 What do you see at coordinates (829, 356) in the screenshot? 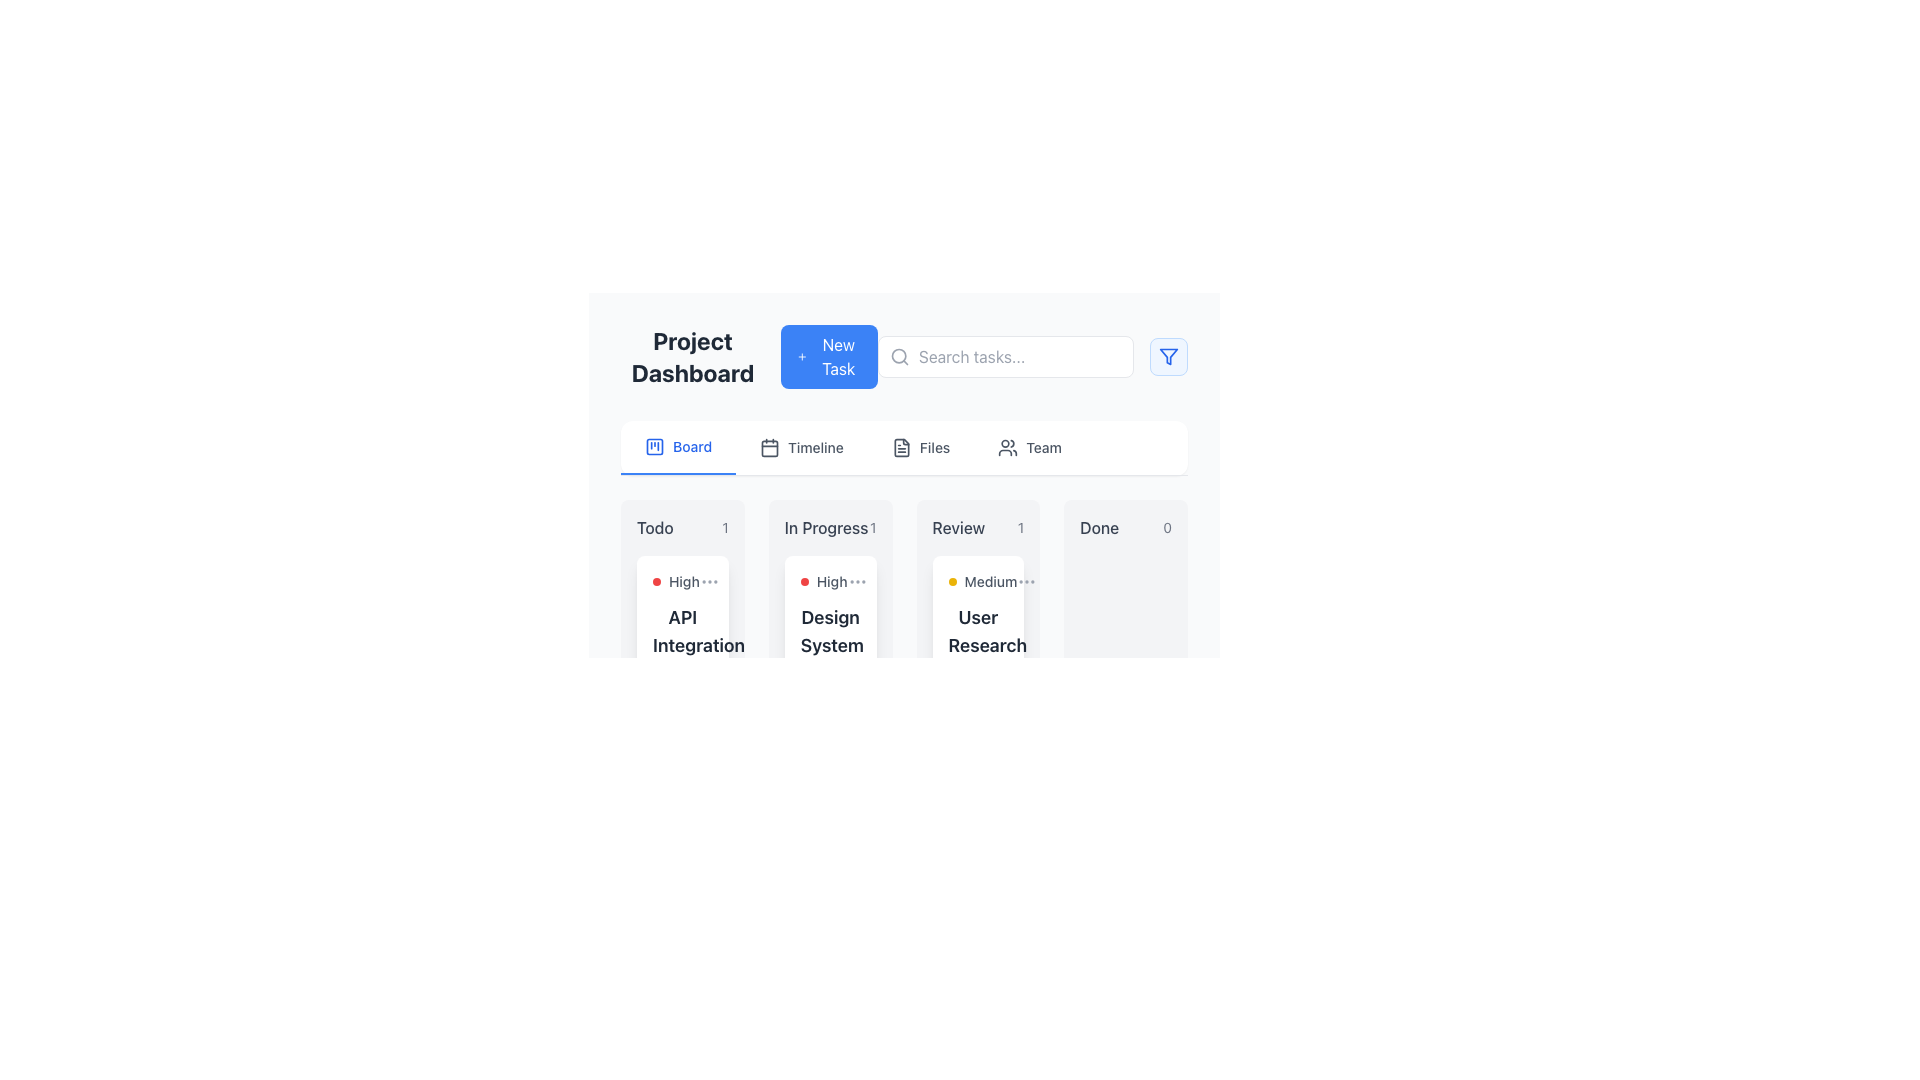
I see `the blue rectangular button labeled 'New Task' with a plus icon to trigger the hover effects` at bounding box center [829, 356].